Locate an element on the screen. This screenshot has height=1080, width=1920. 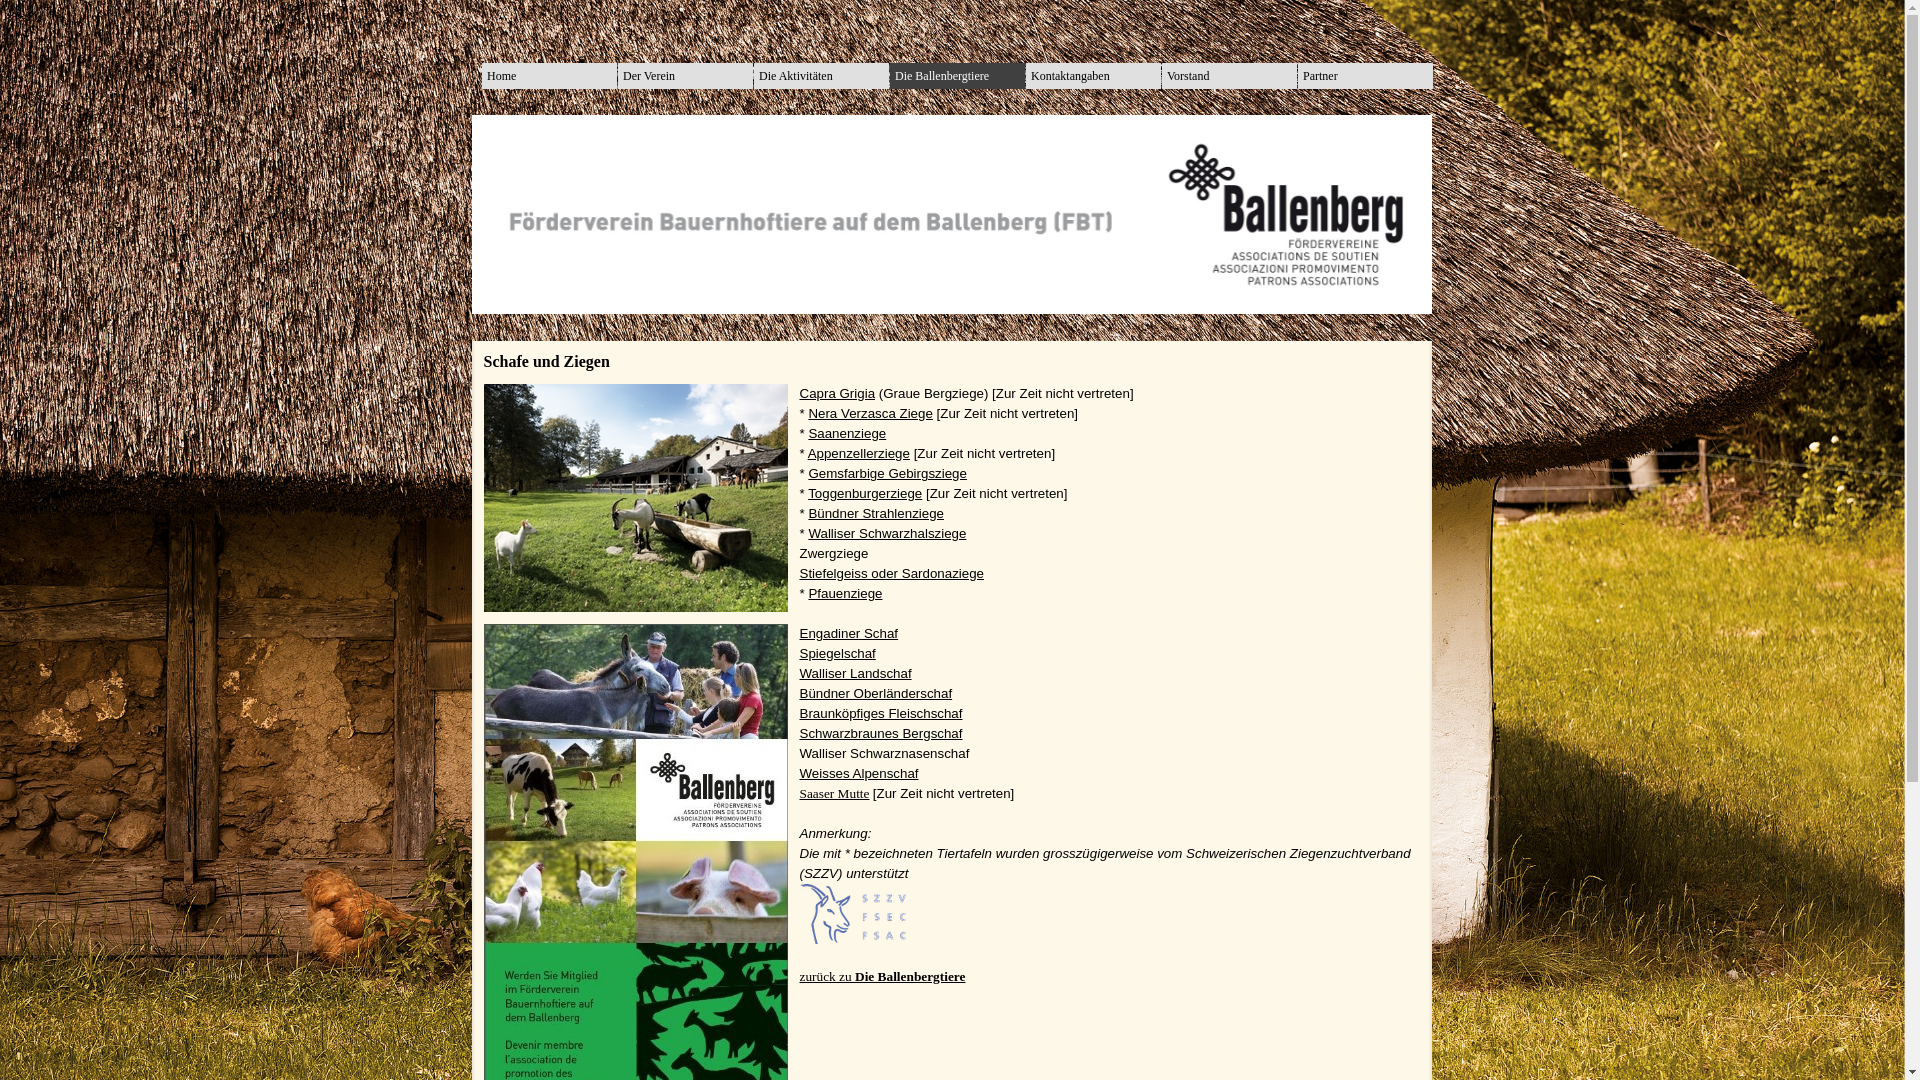
'Toggenburgerziege' is located at coordinates (807, 493).